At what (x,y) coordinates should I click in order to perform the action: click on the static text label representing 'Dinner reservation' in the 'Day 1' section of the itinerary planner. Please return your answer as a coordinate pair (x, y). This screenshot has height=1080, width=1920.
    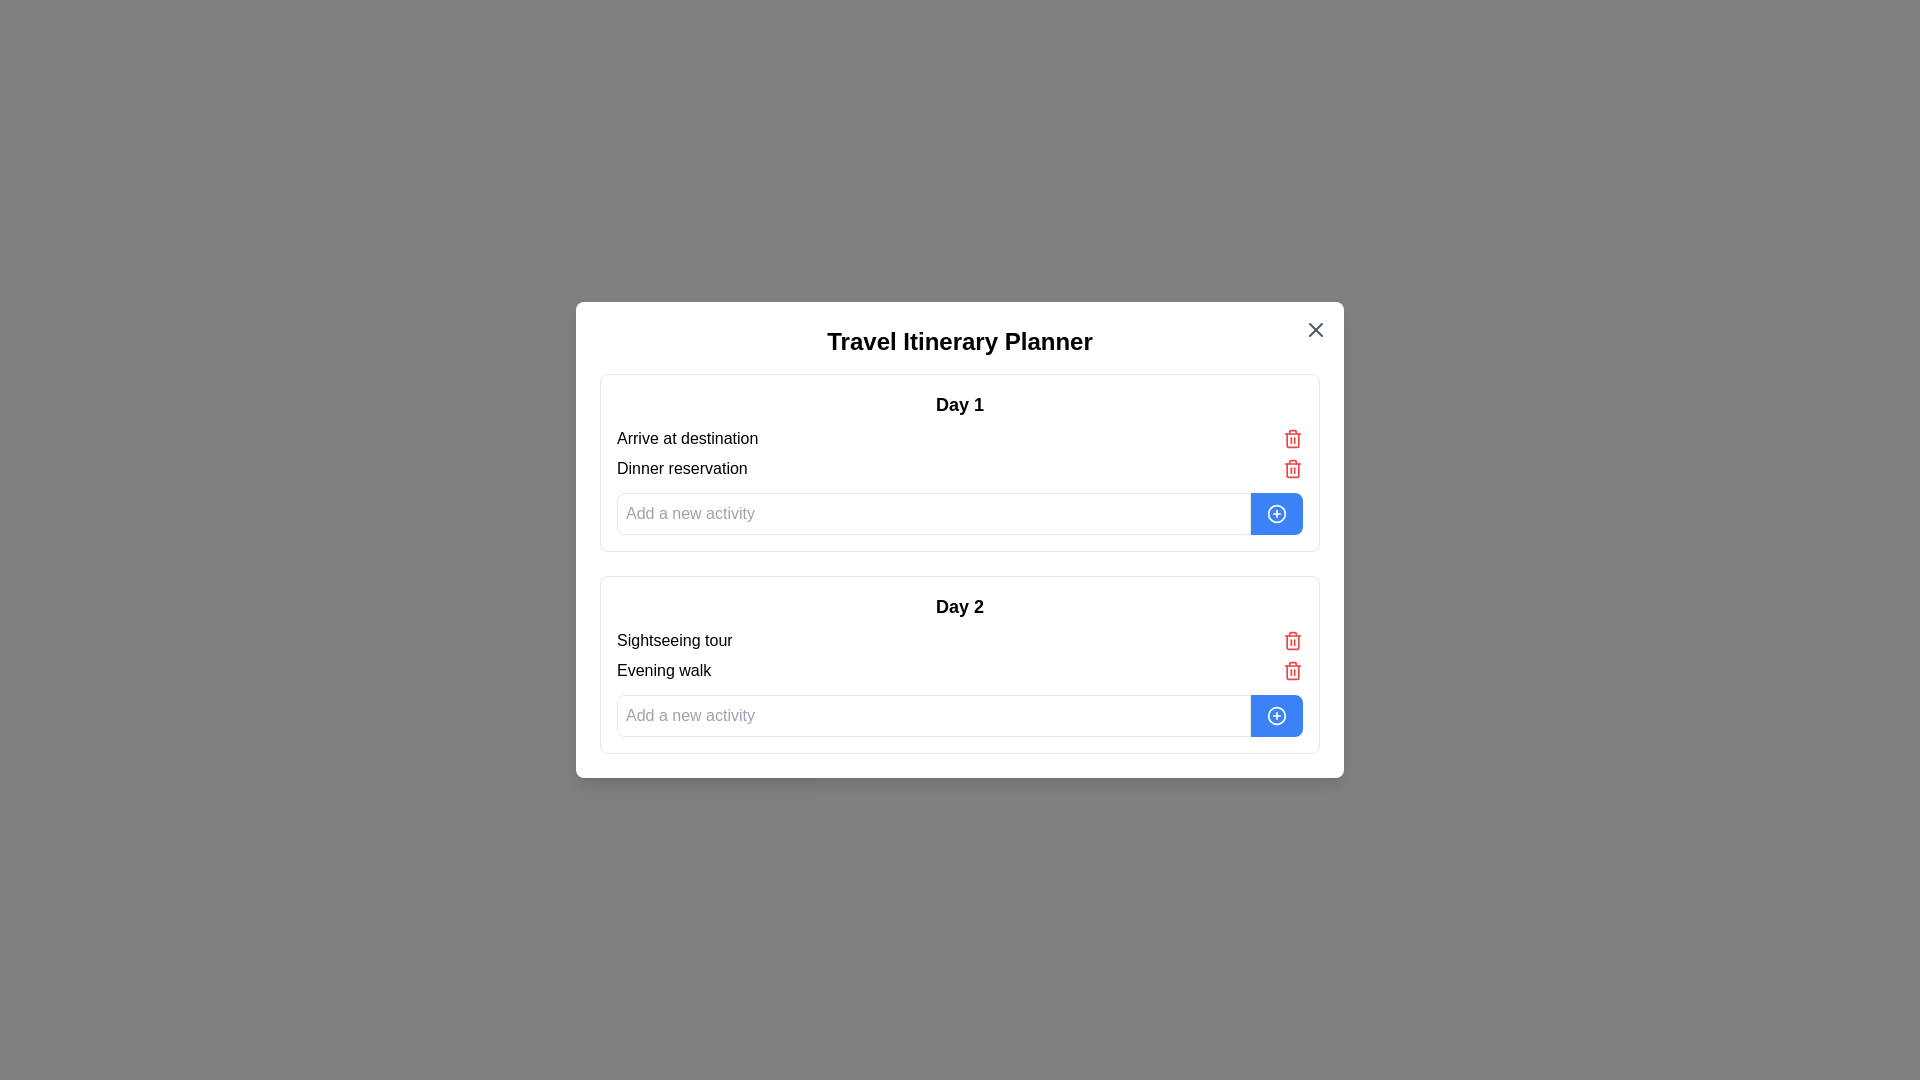
    Looking at the image, I should click on (682, 469).